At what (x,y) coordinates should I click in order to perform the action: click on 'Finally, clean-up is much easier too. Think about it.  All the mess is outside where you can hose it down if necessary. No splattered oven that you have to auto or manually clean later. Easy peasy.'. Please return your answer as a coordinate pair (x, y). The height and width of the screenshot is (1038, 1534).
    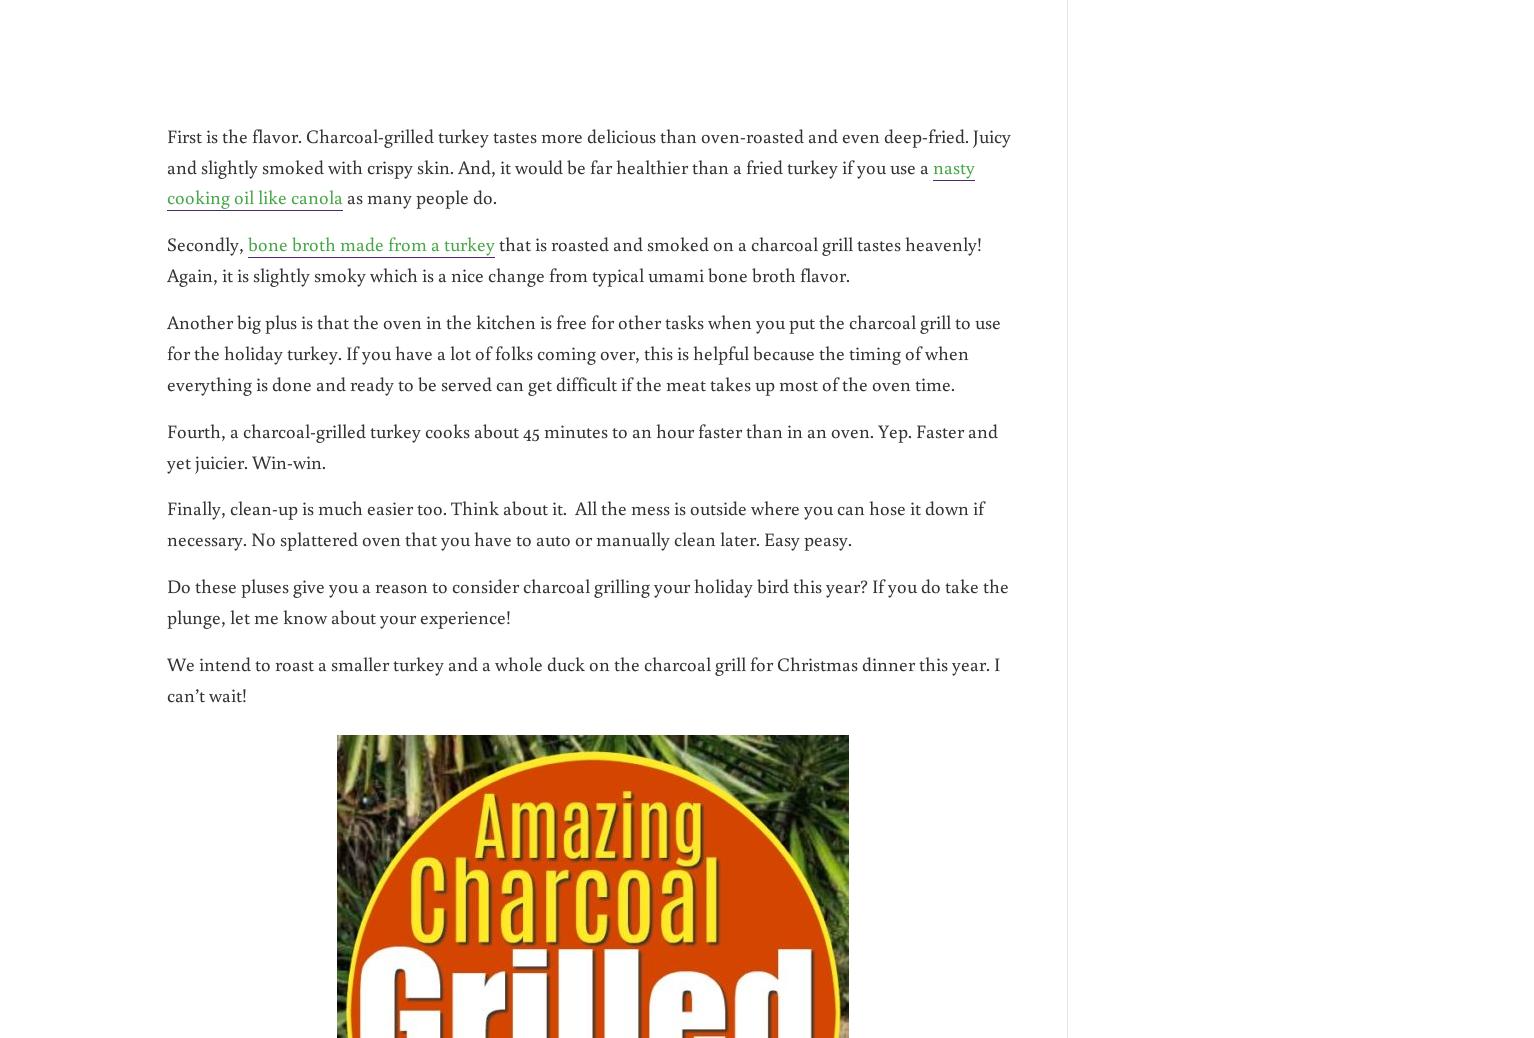
    Looking at the image, I should click on (575, 522).